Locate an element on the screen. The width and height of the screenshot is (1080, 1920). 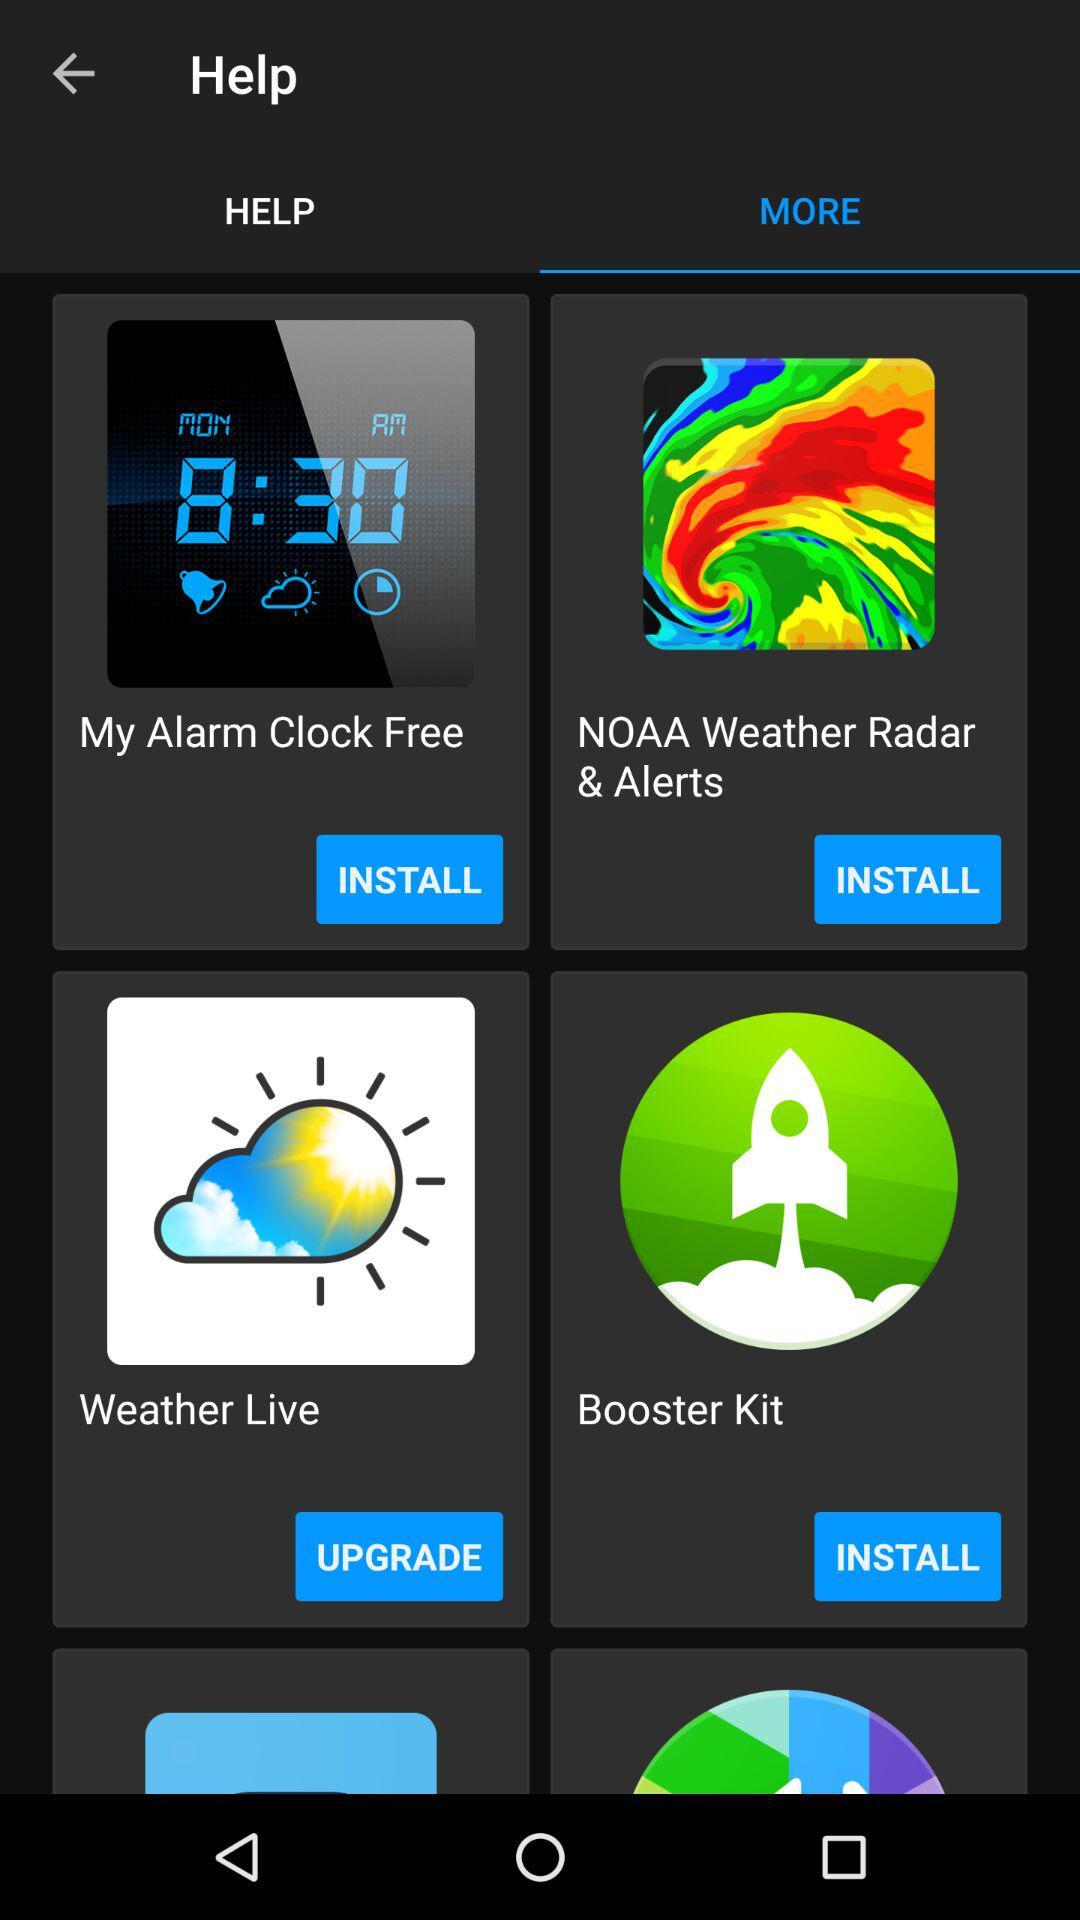
the booster kit icon is located at coordinates (679, 1431).